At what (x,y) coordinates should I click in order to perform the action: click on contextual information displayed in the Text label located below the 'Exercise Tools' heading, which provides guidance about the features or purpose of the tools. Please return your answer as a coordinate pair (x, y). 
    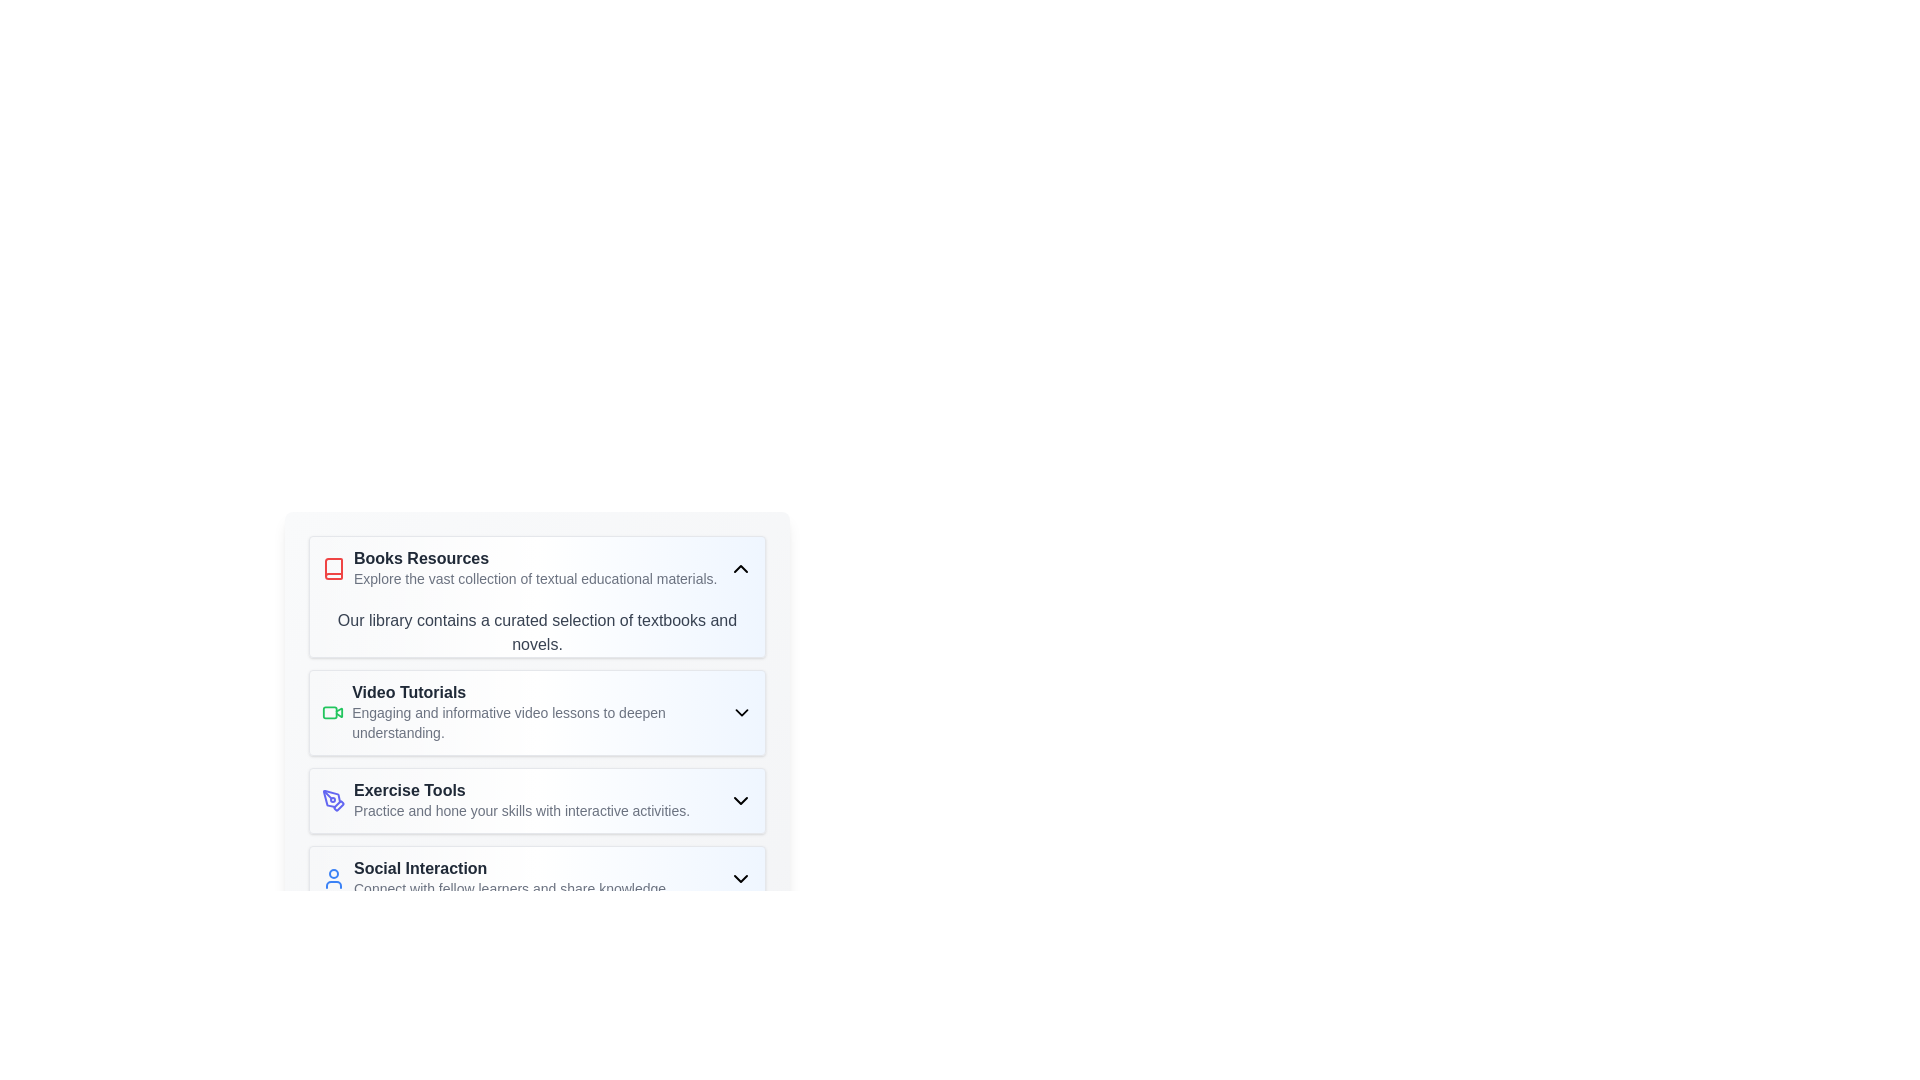
    Looking at the image, I should click on (522, 810).